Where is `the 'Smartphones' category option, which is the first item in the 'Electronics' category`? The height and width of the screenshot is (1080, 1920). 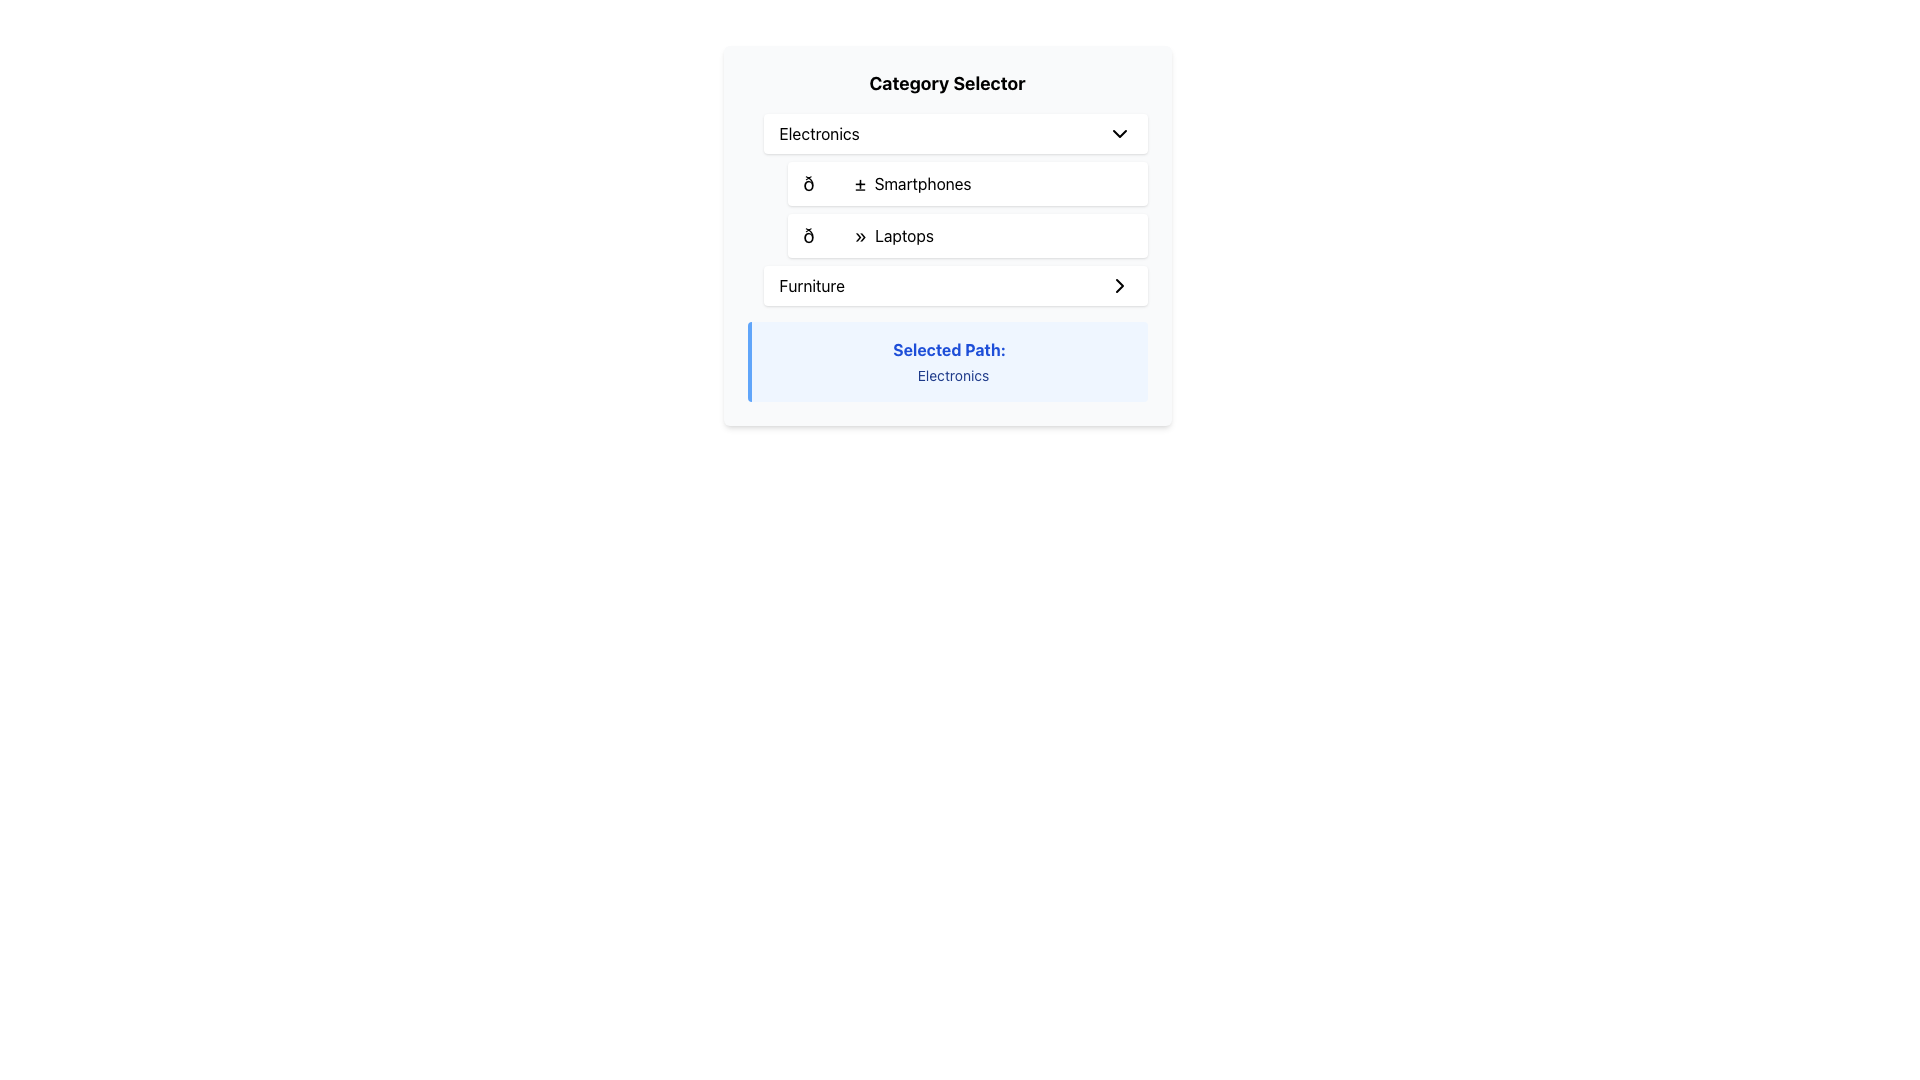
the 'Smartphones' category option, which is the first item in the 'Electronics' category is located at coordinates (967, 184).